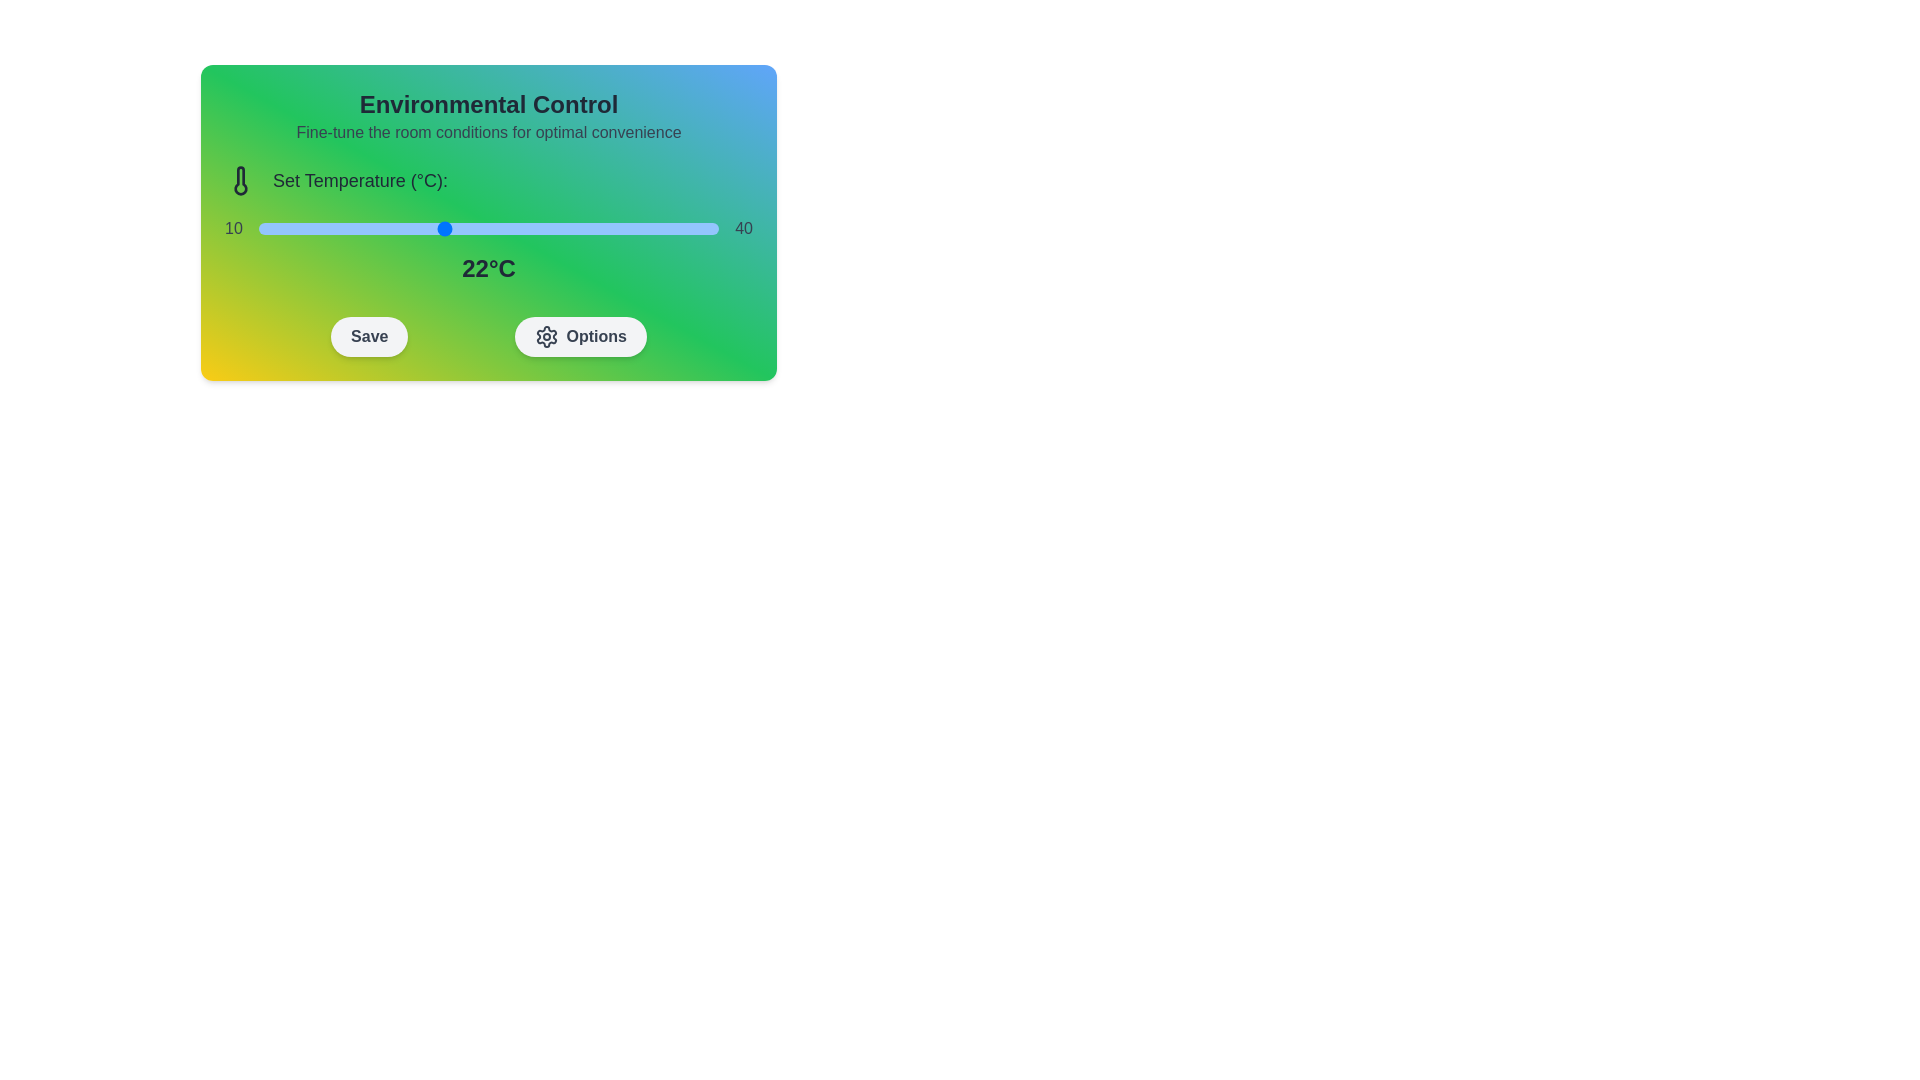 This screenshot has height=1080, width=1920. Describe the element at coordinates (381, 227) in the screenshot. I see `the temperature` at that location.